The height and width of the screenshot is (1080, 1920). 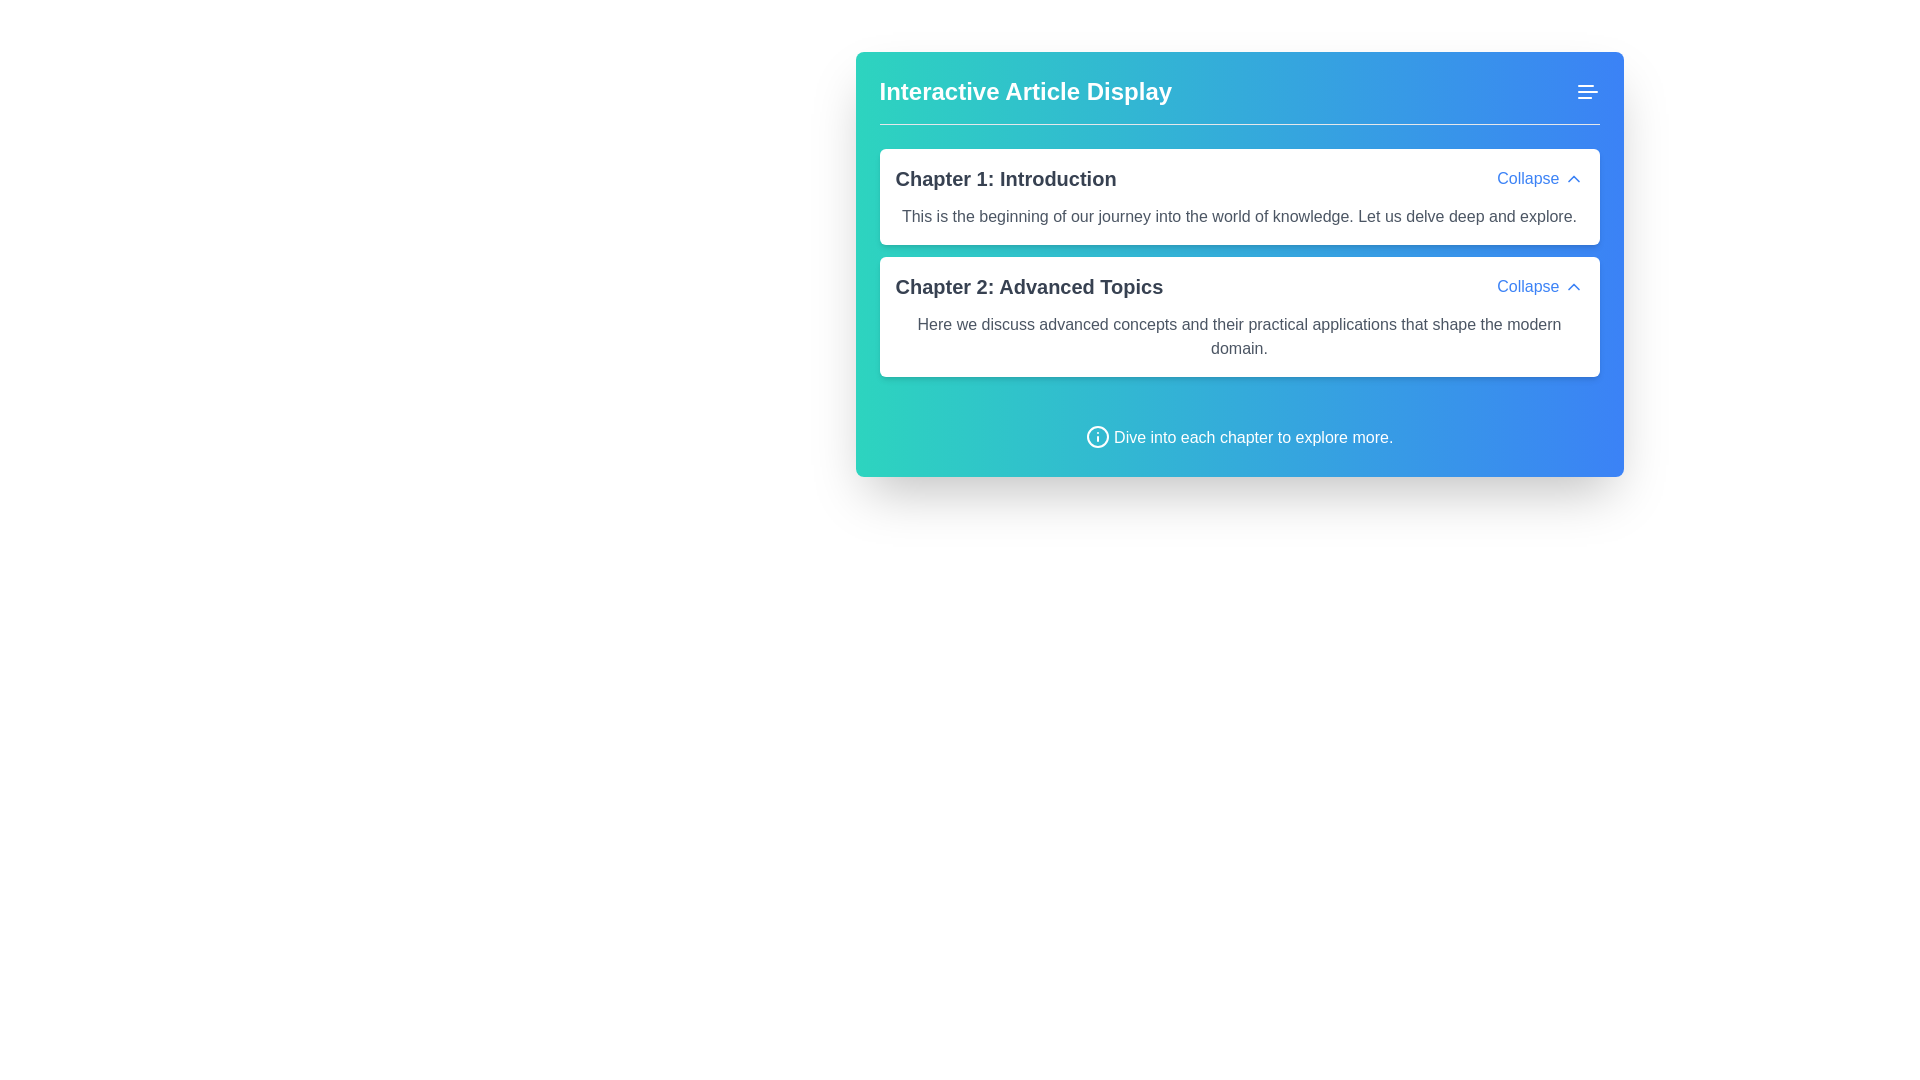 What do you see at coordinates (1586, 92) in the screenshot?
I see `the small, white 'hamburger' menu icon located in the upper-right corner of the 'Interactive Article Display' area` at bounding box center [1586, 92].